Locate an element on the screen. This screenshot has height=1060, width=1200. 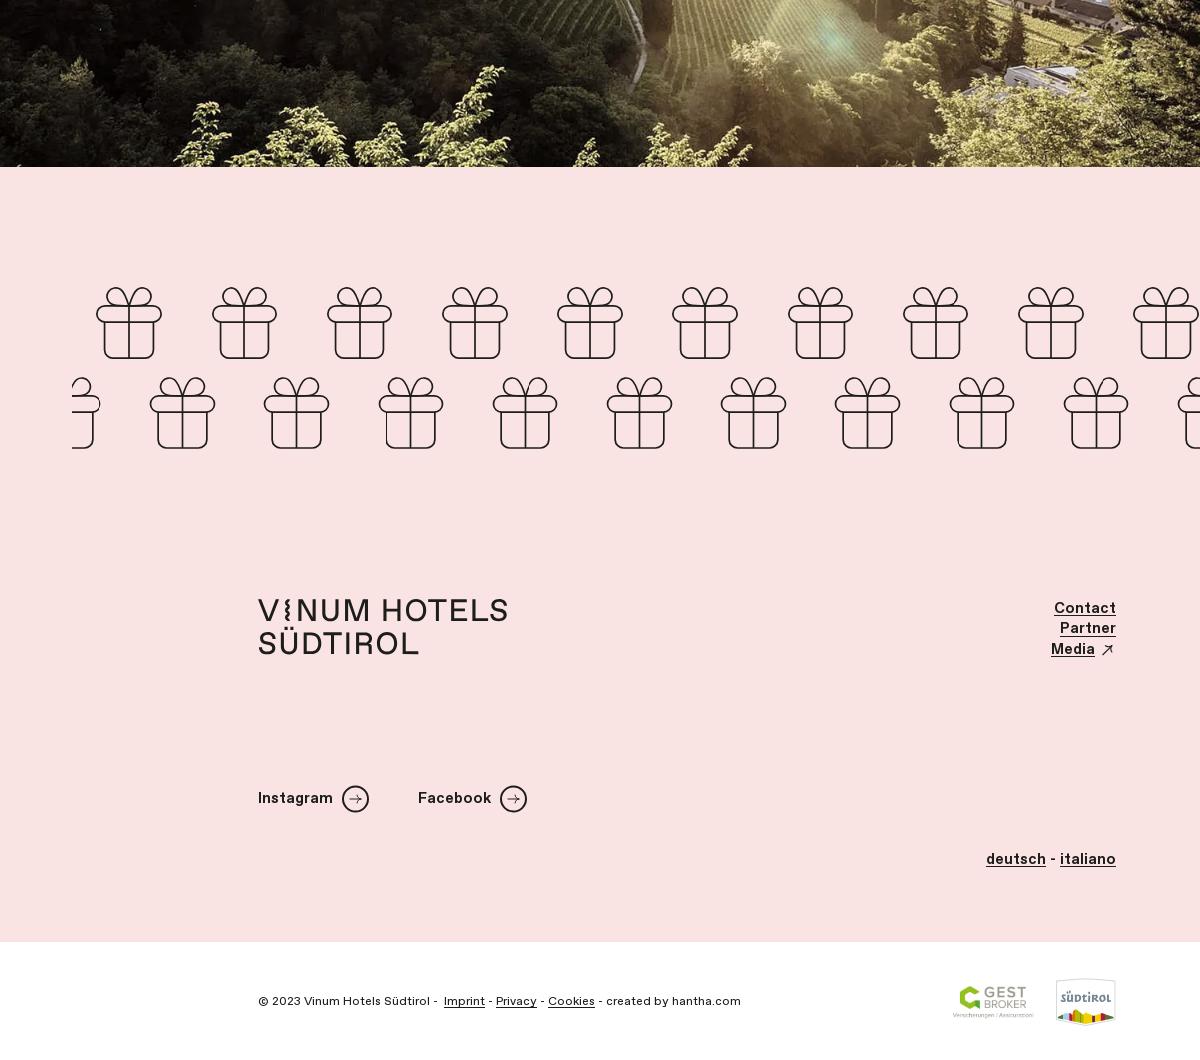
'Cookies' is located at coordinates (547, 999).